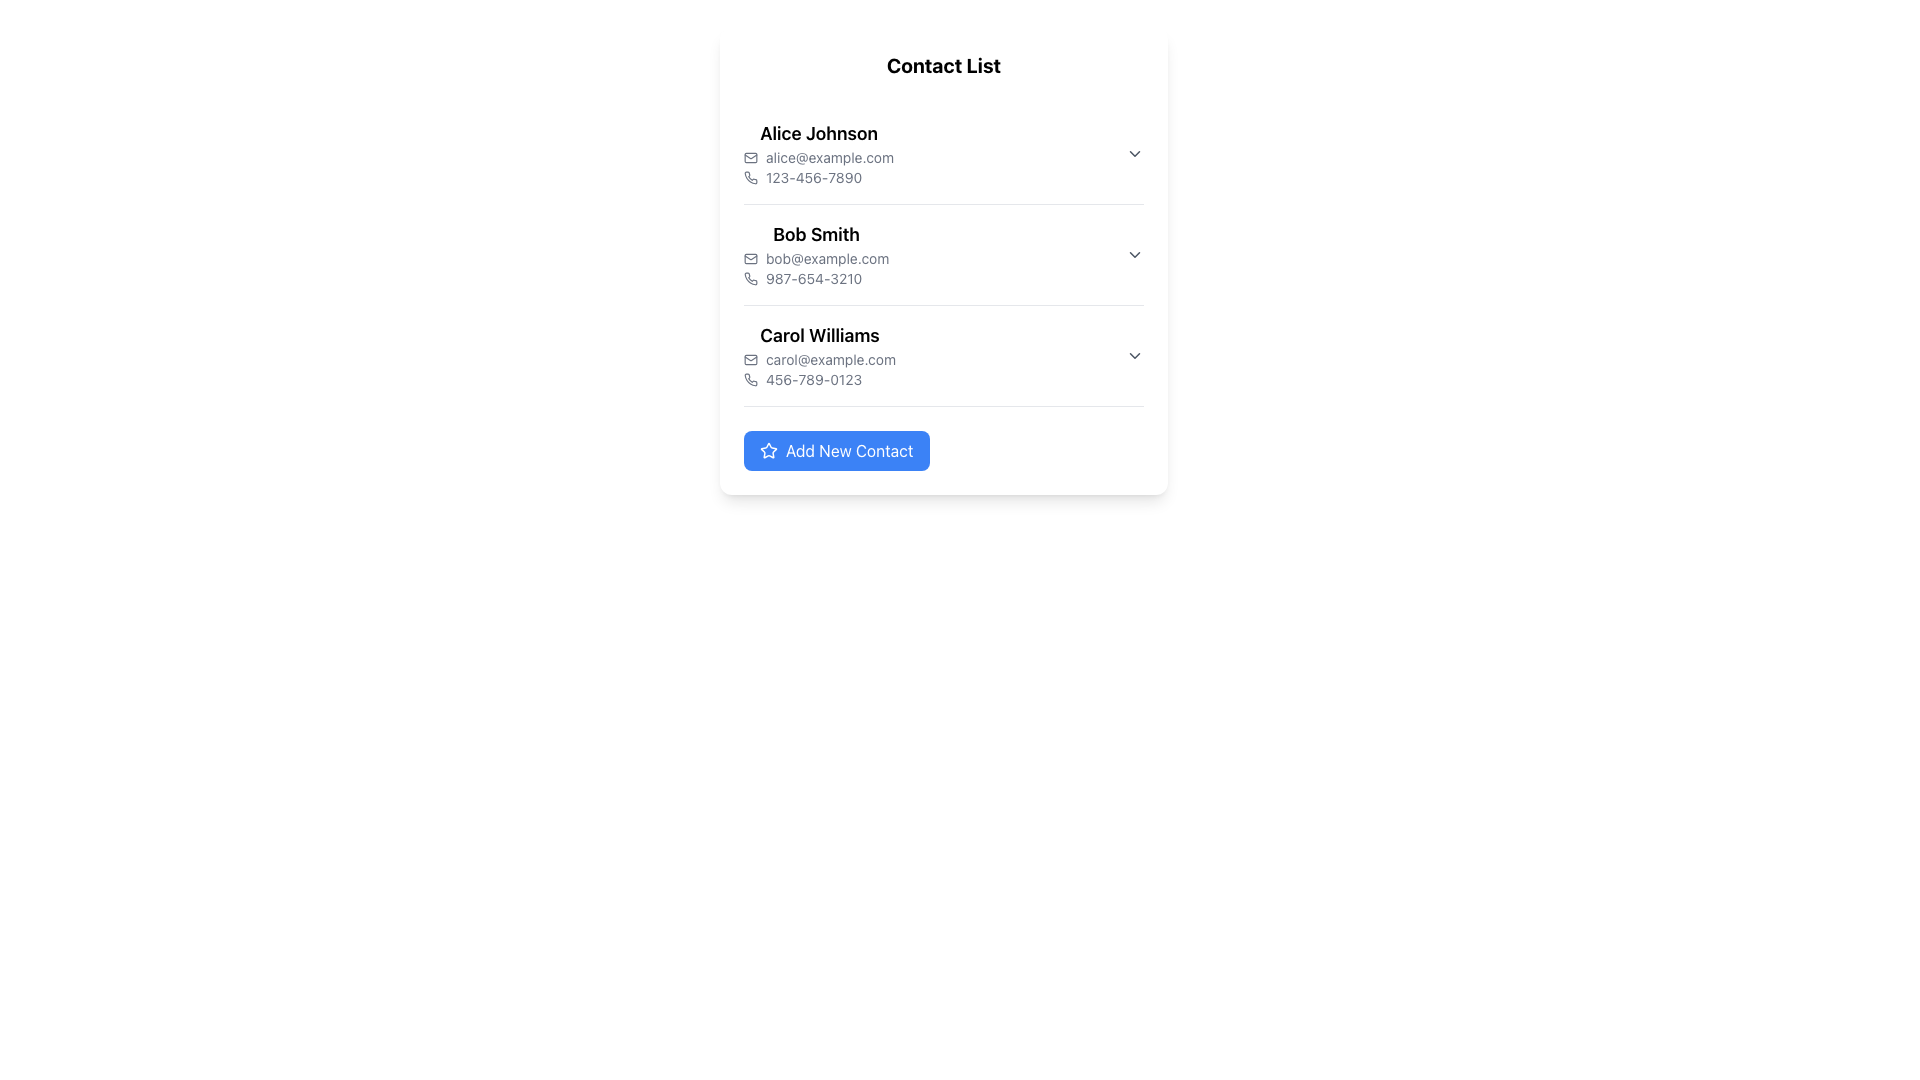  I want to click on the text display element showing 'Alice Johnson' in bold at the top of the contact information block, so click(819, 134).